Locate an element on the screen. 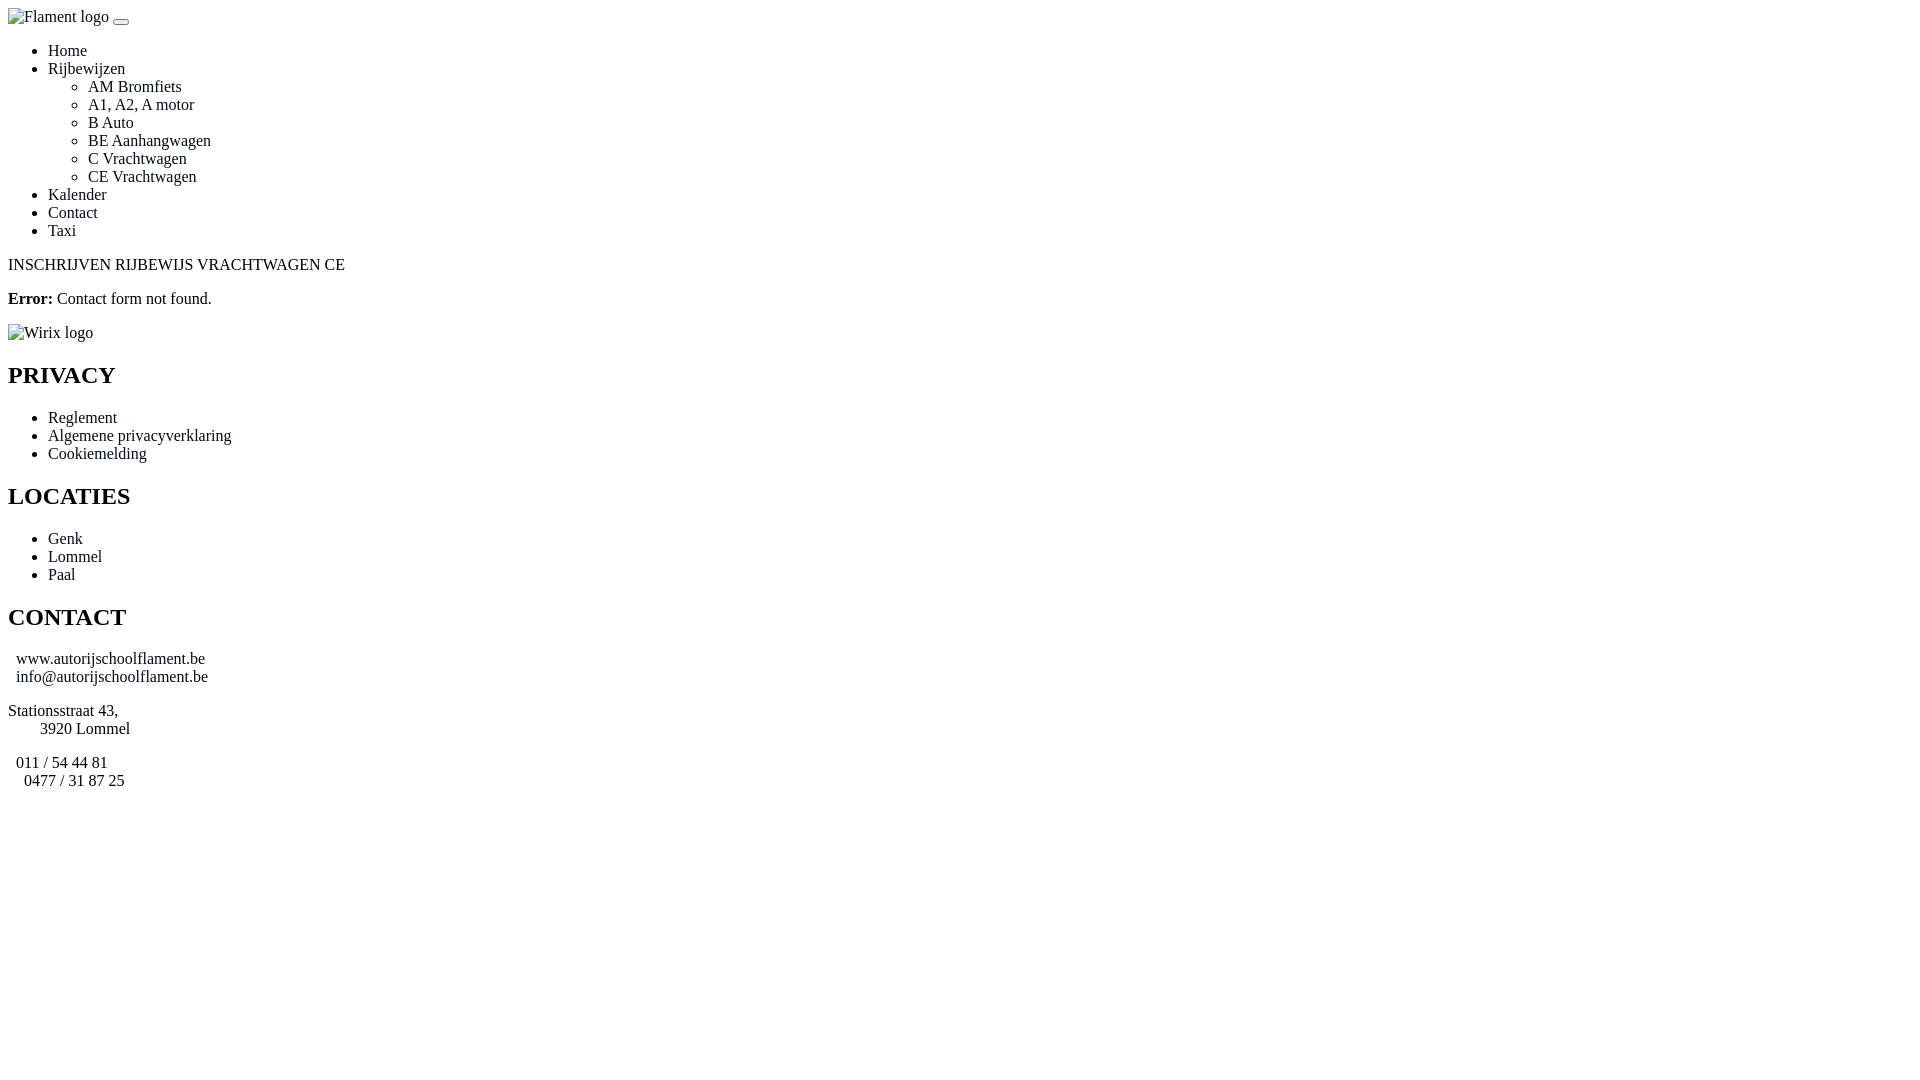 The image size is (1920, 1080). 'Rijbewijzen' is located at coordinates (85, 67).